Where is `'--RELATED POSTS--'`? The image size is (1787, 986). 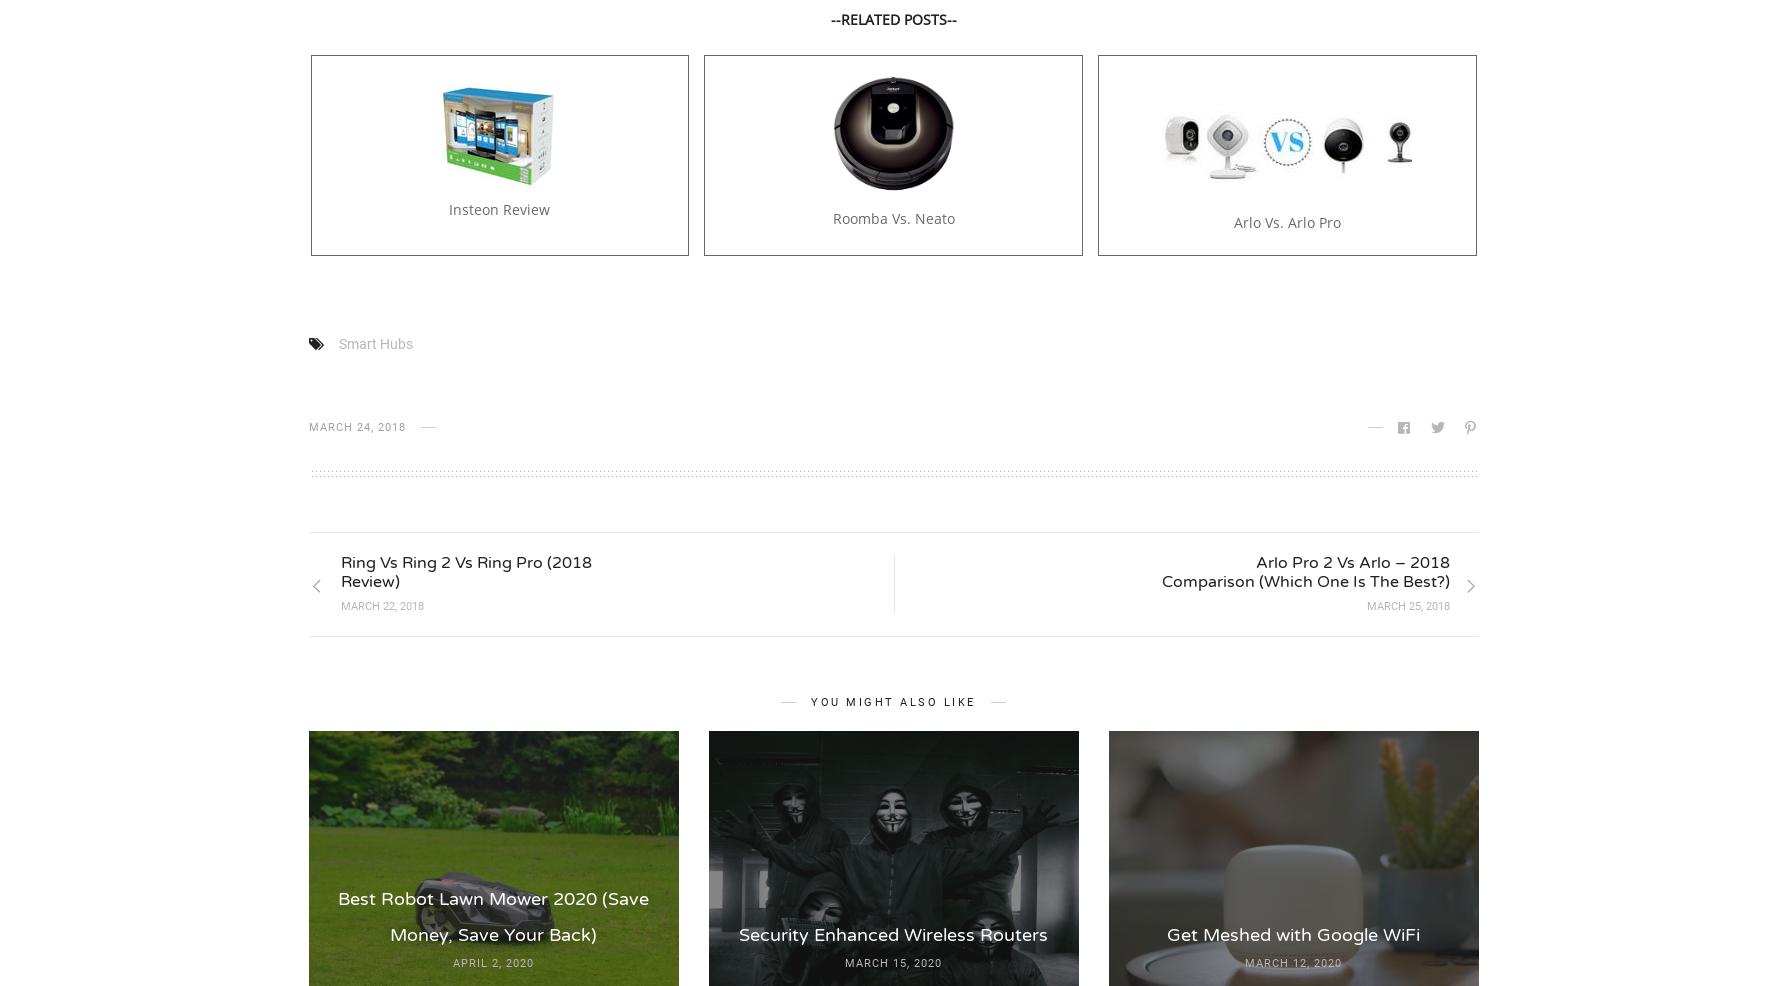
'--RELATED POSTS--' is located at coordinates (892, 18).